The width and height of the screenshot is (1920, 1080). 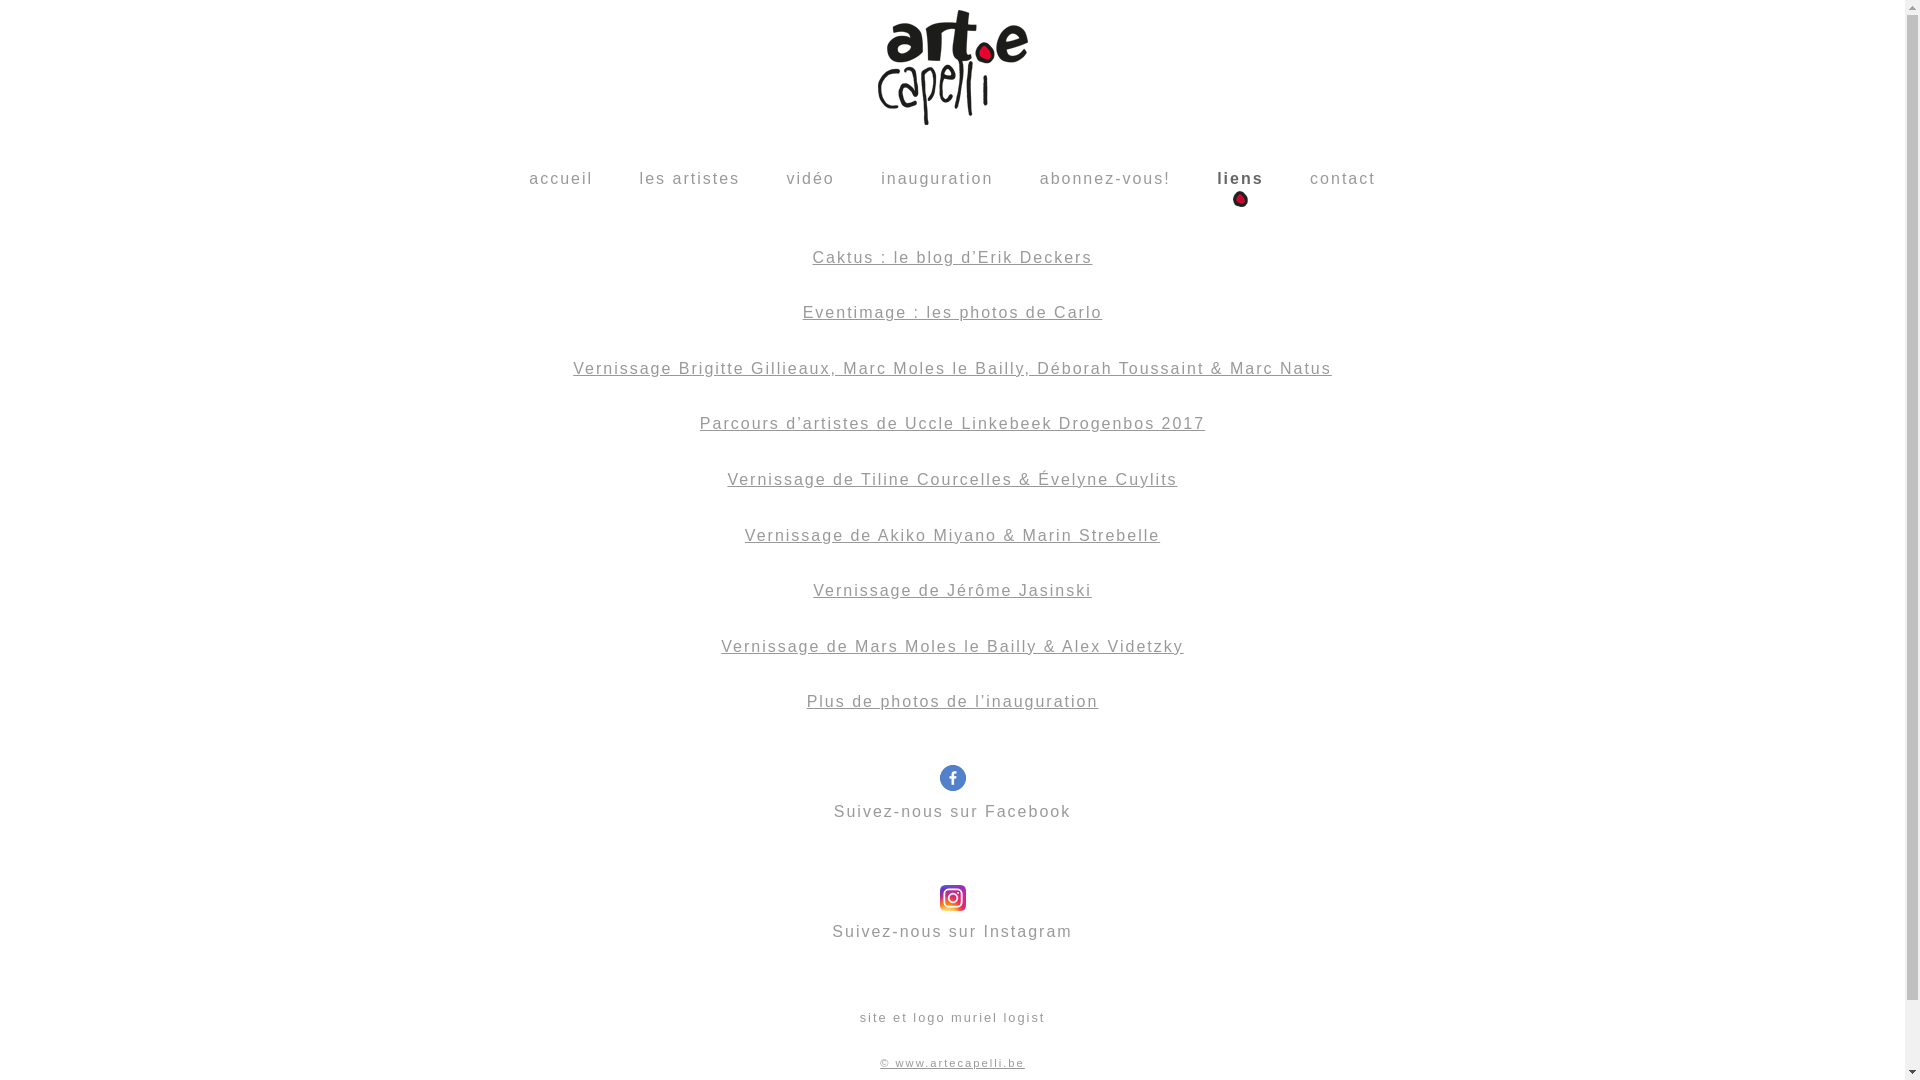 I want to click on 'Eventimage : les photos de Carlo', so click(x=952, y=312).